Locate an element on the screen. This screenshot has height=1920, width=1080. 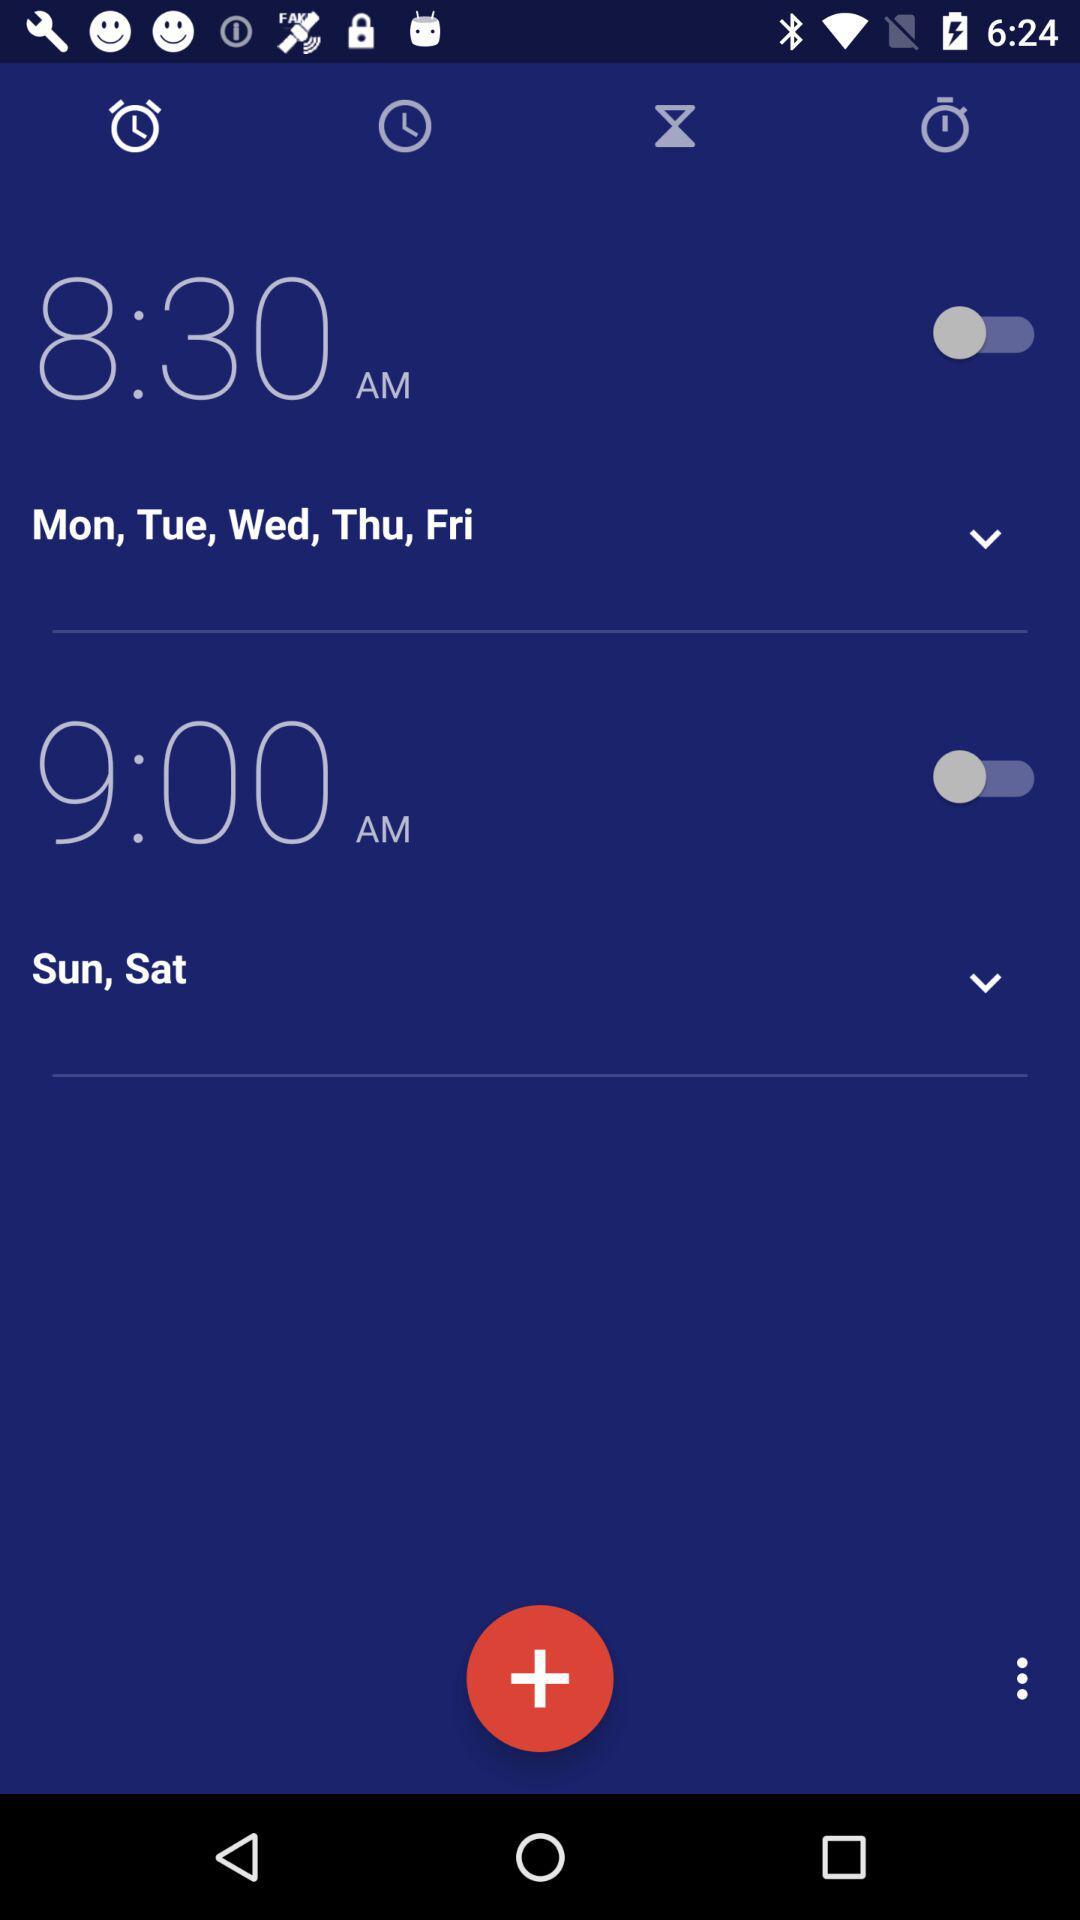
stopwatch icon on the topmost right corner of the page is located at coordinates (945, 125).